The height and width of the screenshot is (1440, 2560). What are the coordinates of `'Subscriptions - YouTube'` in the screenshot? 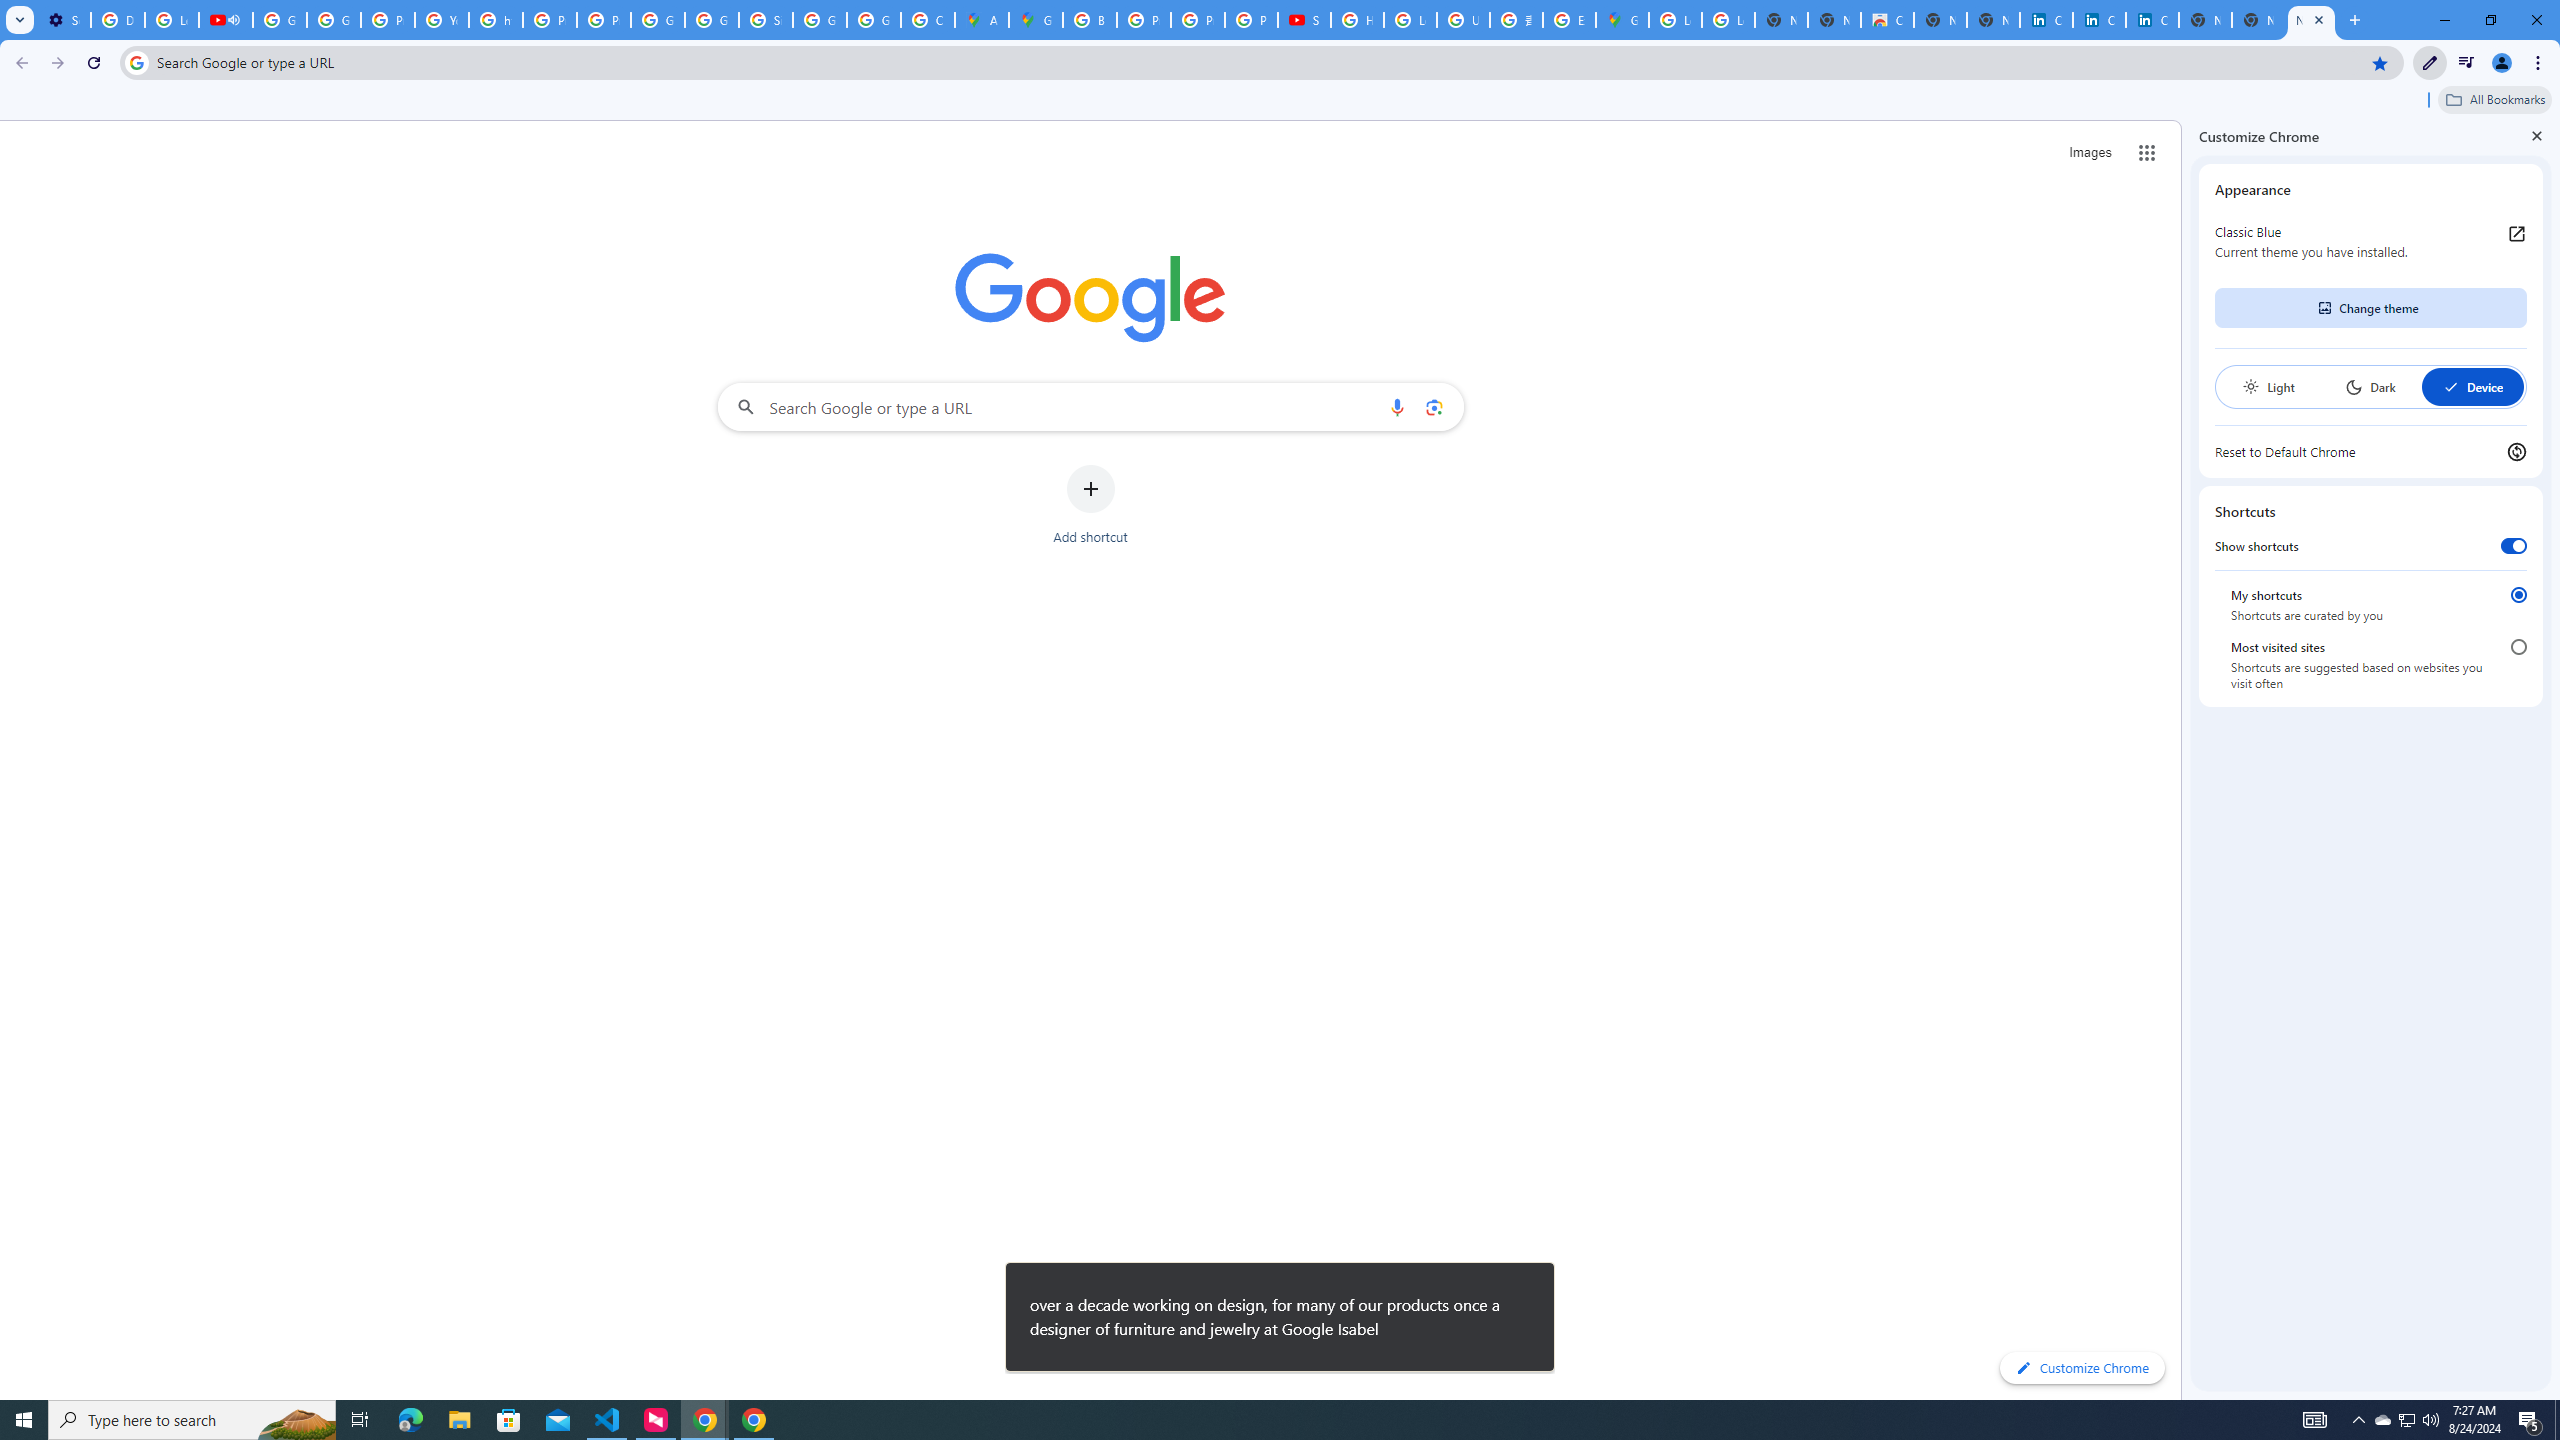 It's located at (1304, 19).